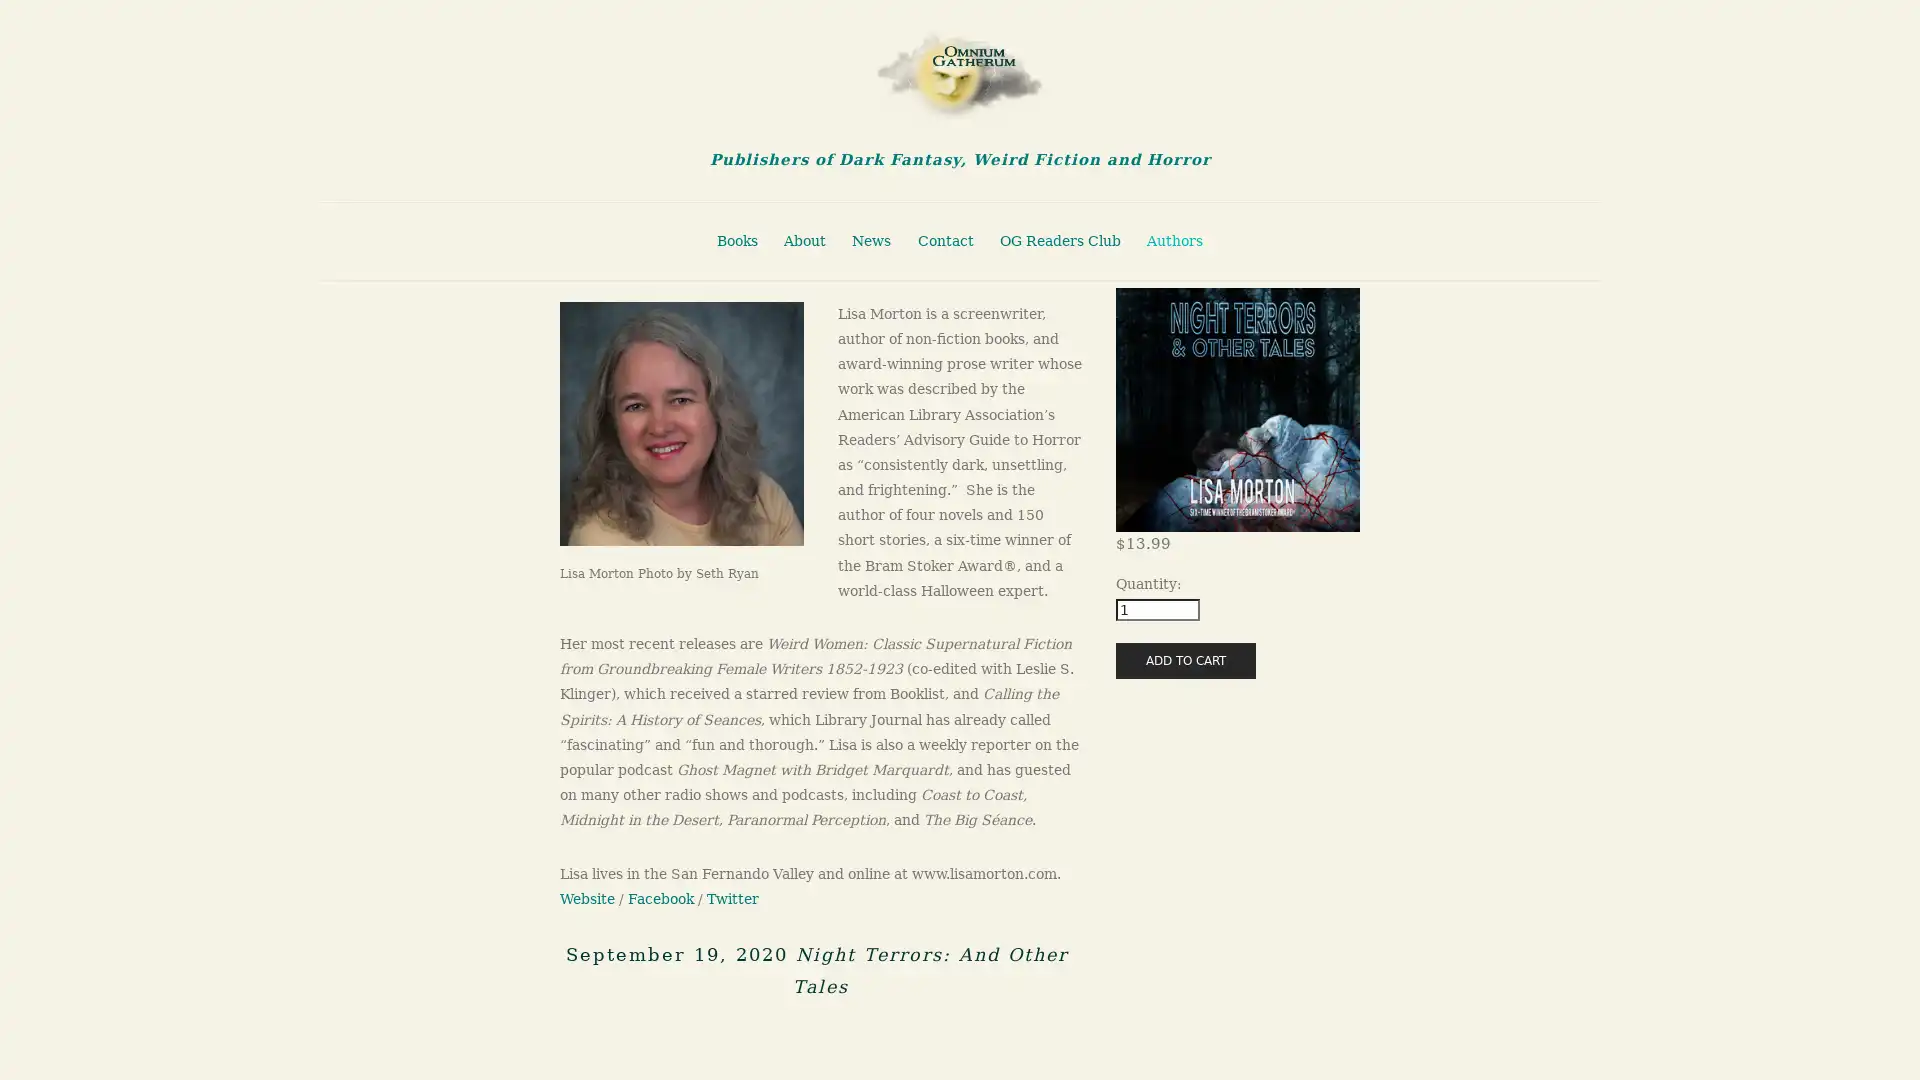 This screenshot has width=1920, height=1080. Describe the element at coordinates (1185, 659) in the screenshot. I see `ADD TO CART` at that location.